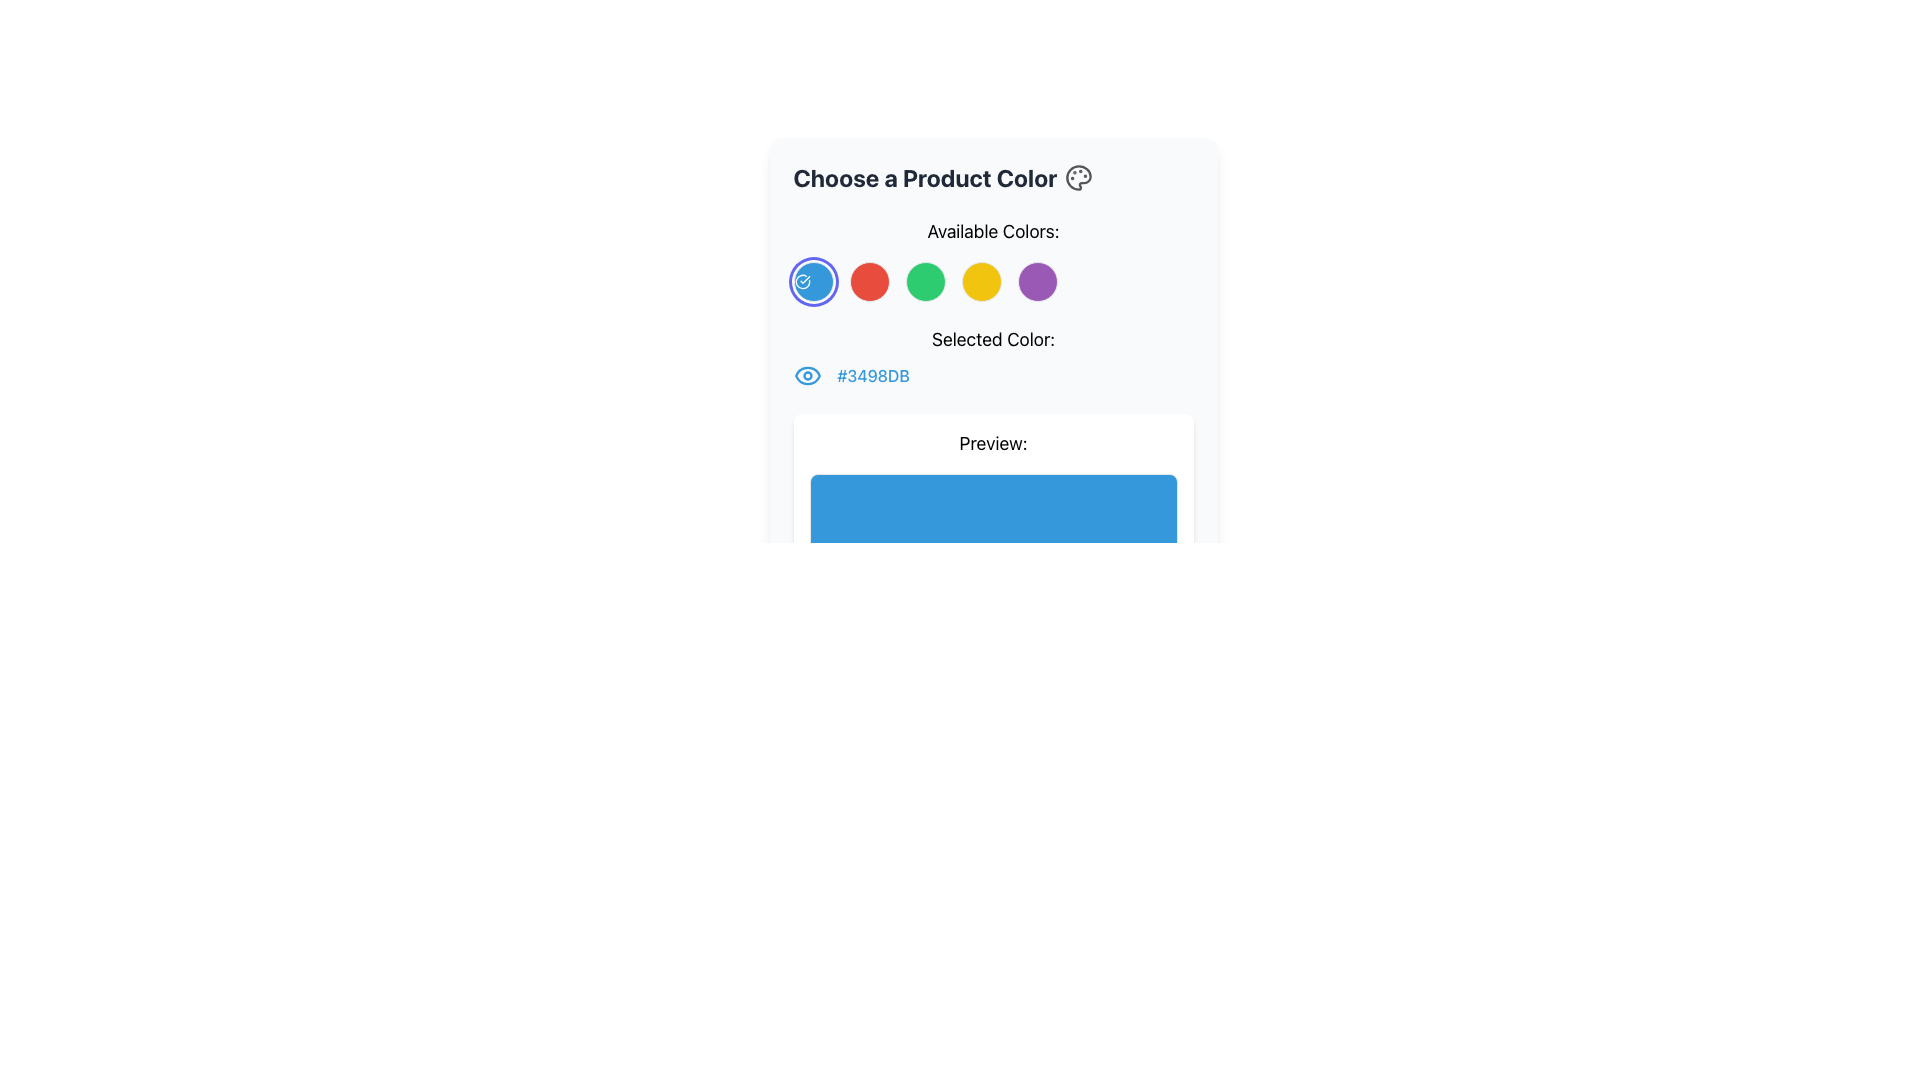  I want to click on the fifth circular button in the 'Available Colors' section, so click(1037, 281).